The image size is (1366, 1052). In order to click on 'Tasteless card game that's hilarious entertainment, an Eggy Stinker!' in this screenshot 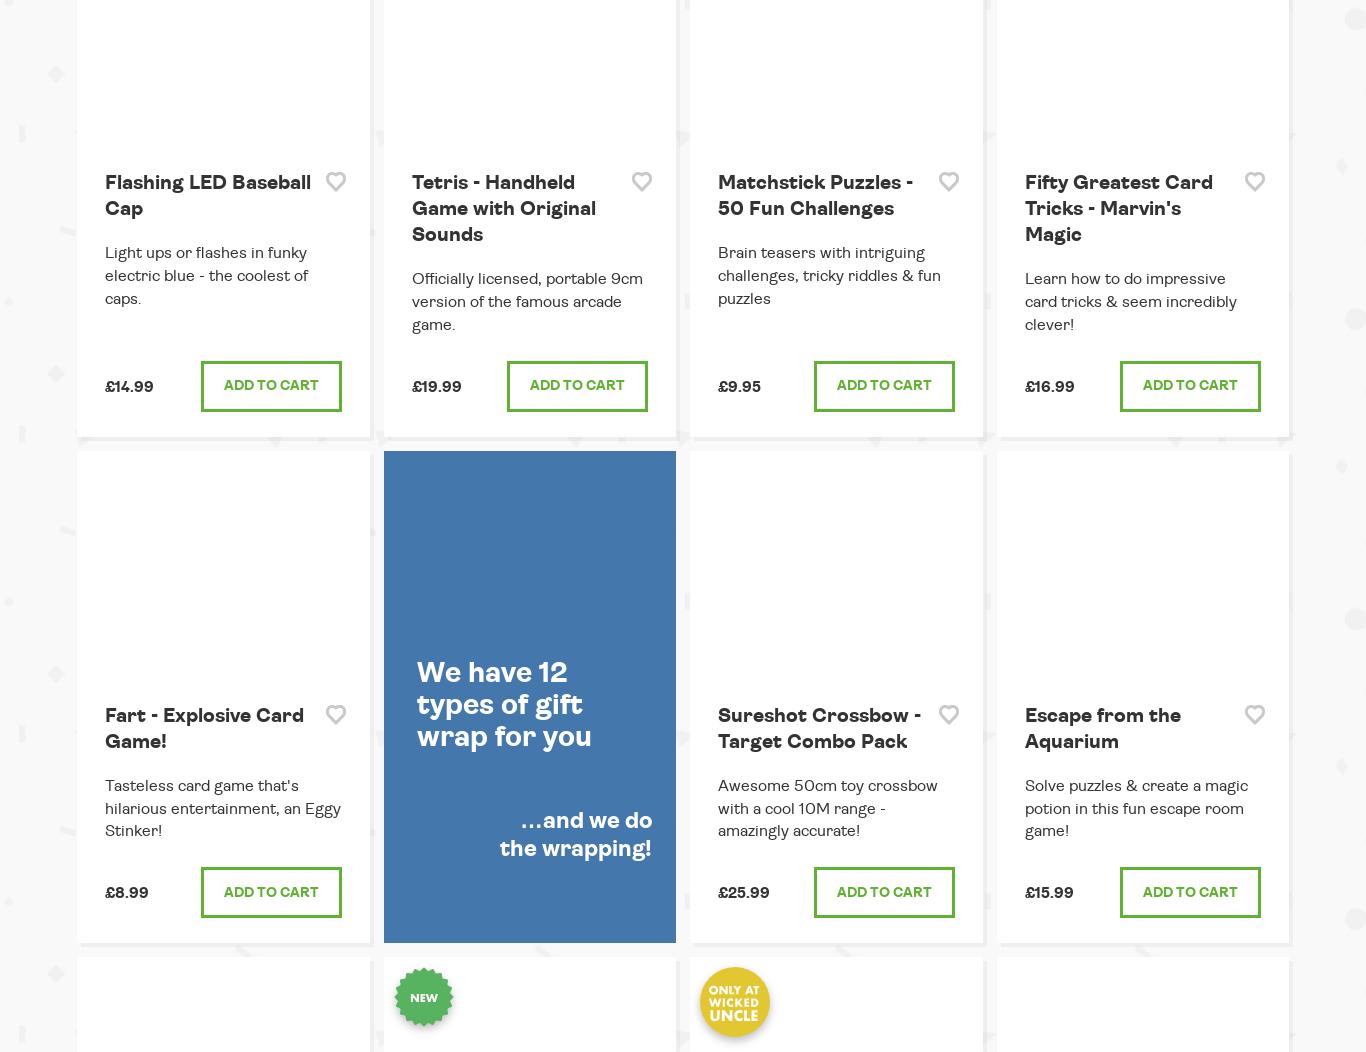, I will do `click(222, 808)`.